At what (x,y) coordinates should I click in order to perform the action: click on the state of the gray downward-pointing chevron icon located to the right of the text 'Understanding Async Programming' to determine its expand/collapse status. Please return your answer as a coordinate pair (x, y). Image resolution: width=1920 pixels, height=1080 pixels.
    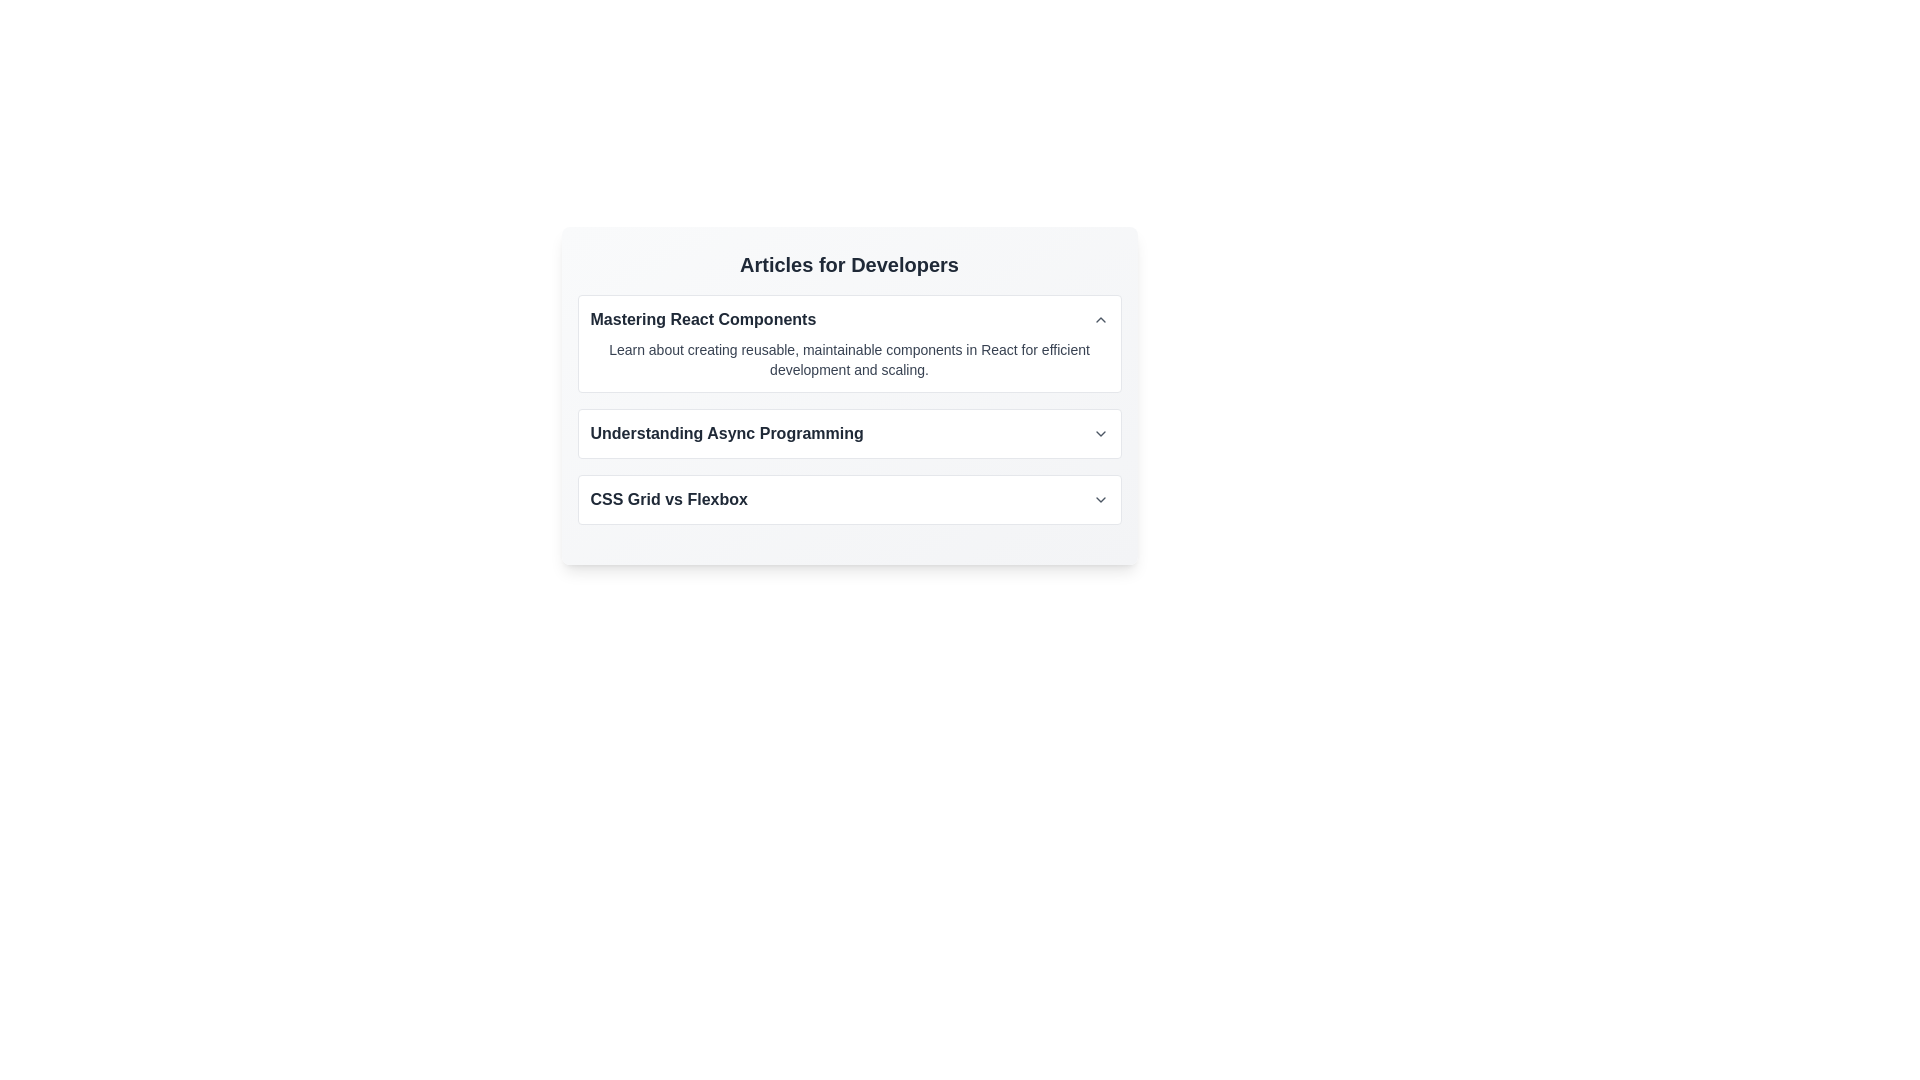
    Looking at the image, I should click on (1099, 433).